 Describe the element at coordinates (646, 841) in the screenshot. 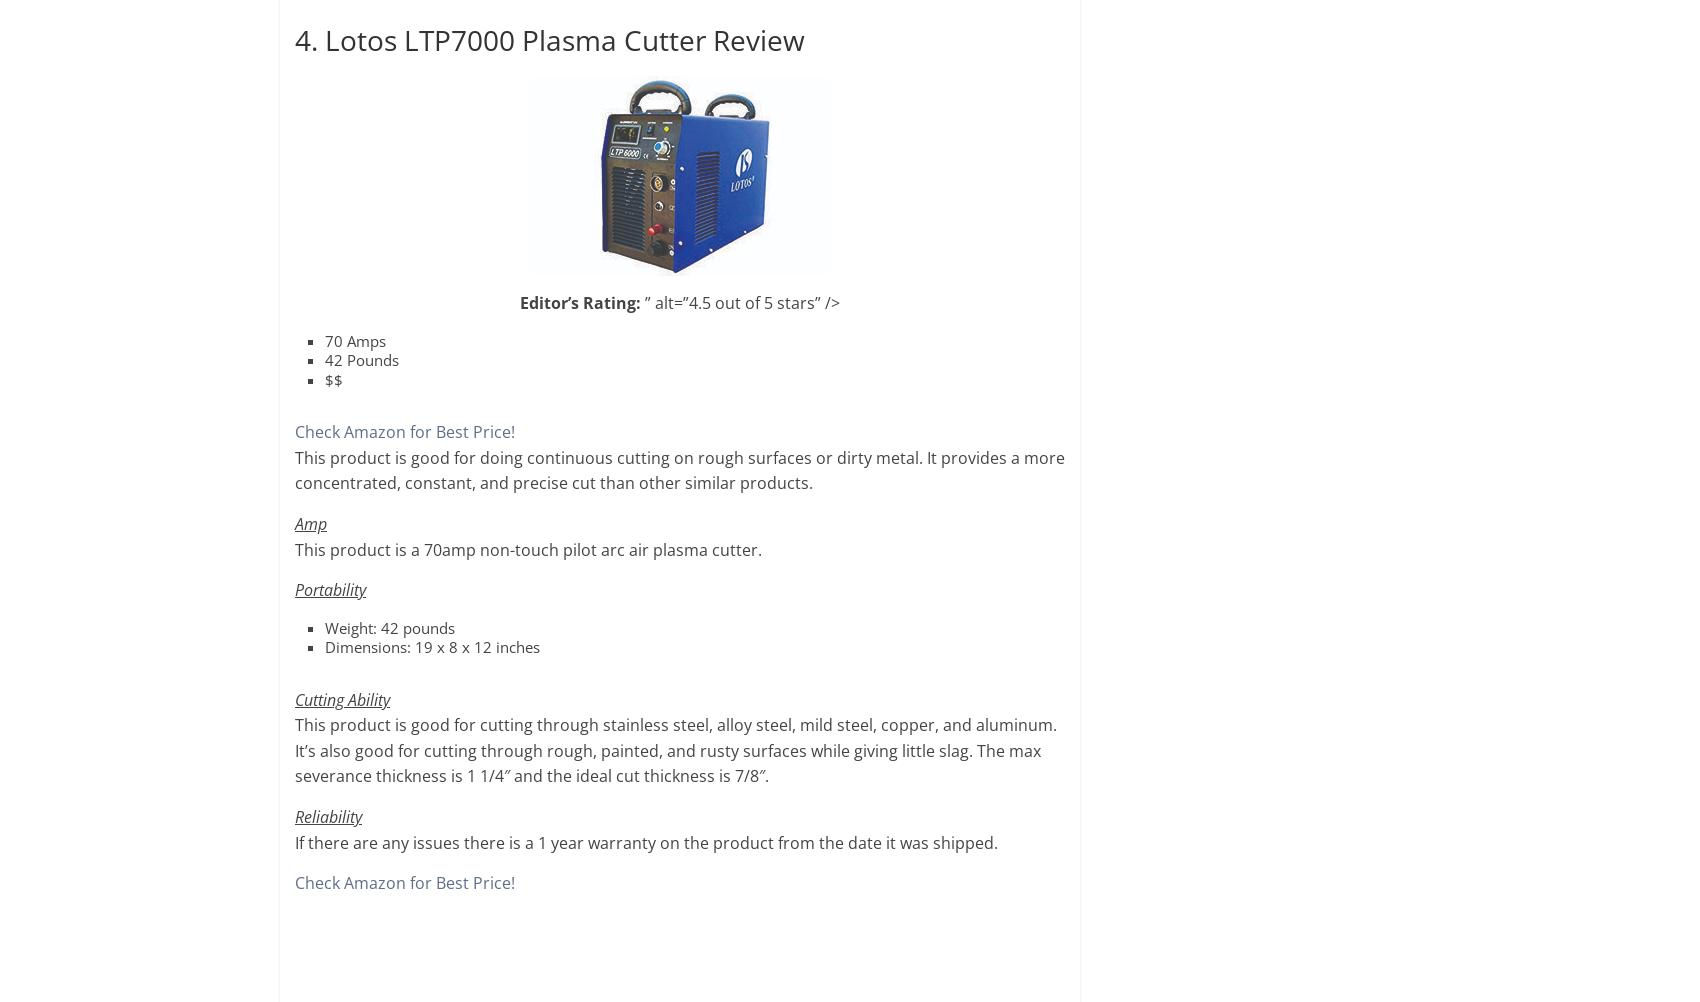

I see `'If there are any issues there is a 1 year warranty on the product from the date it was shipped.'` at that location.